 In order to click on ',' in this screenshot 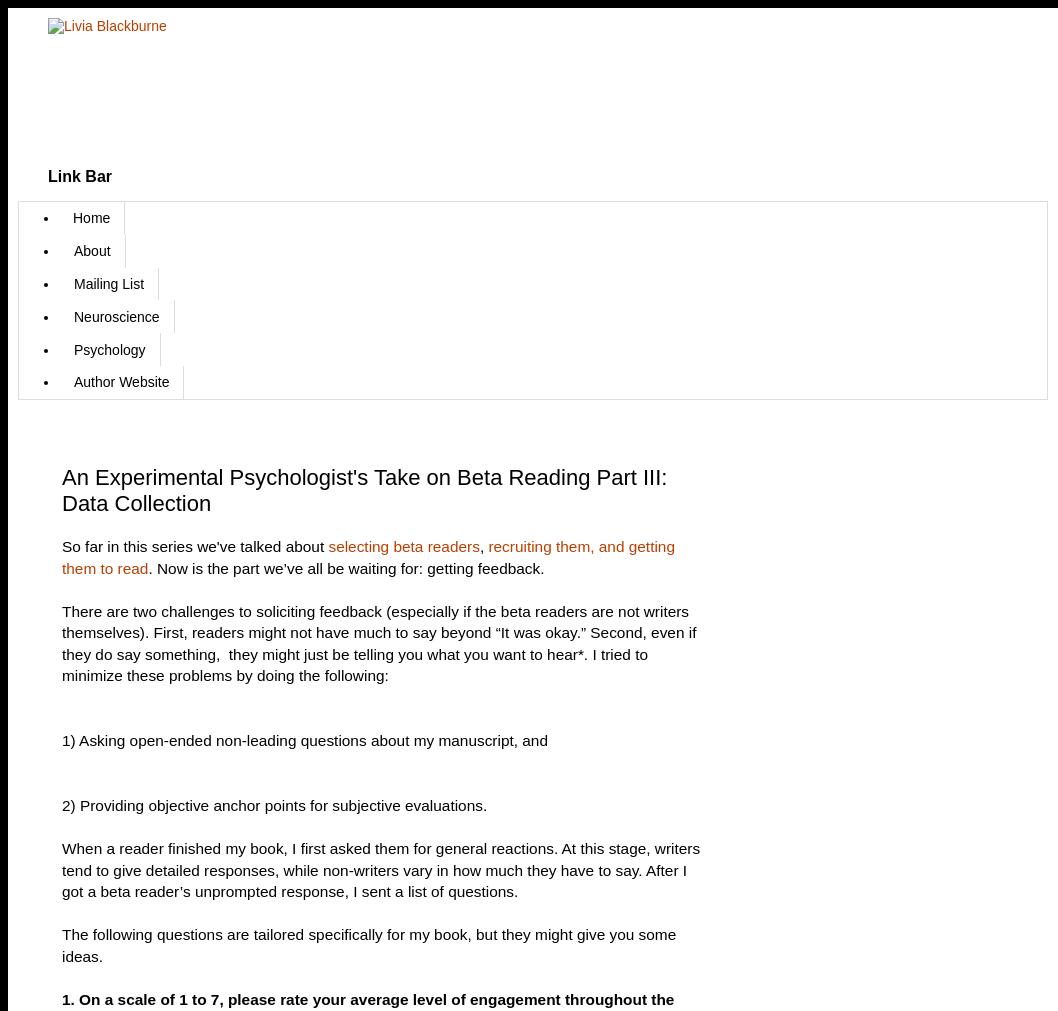, I will do `click(482, 546)`.